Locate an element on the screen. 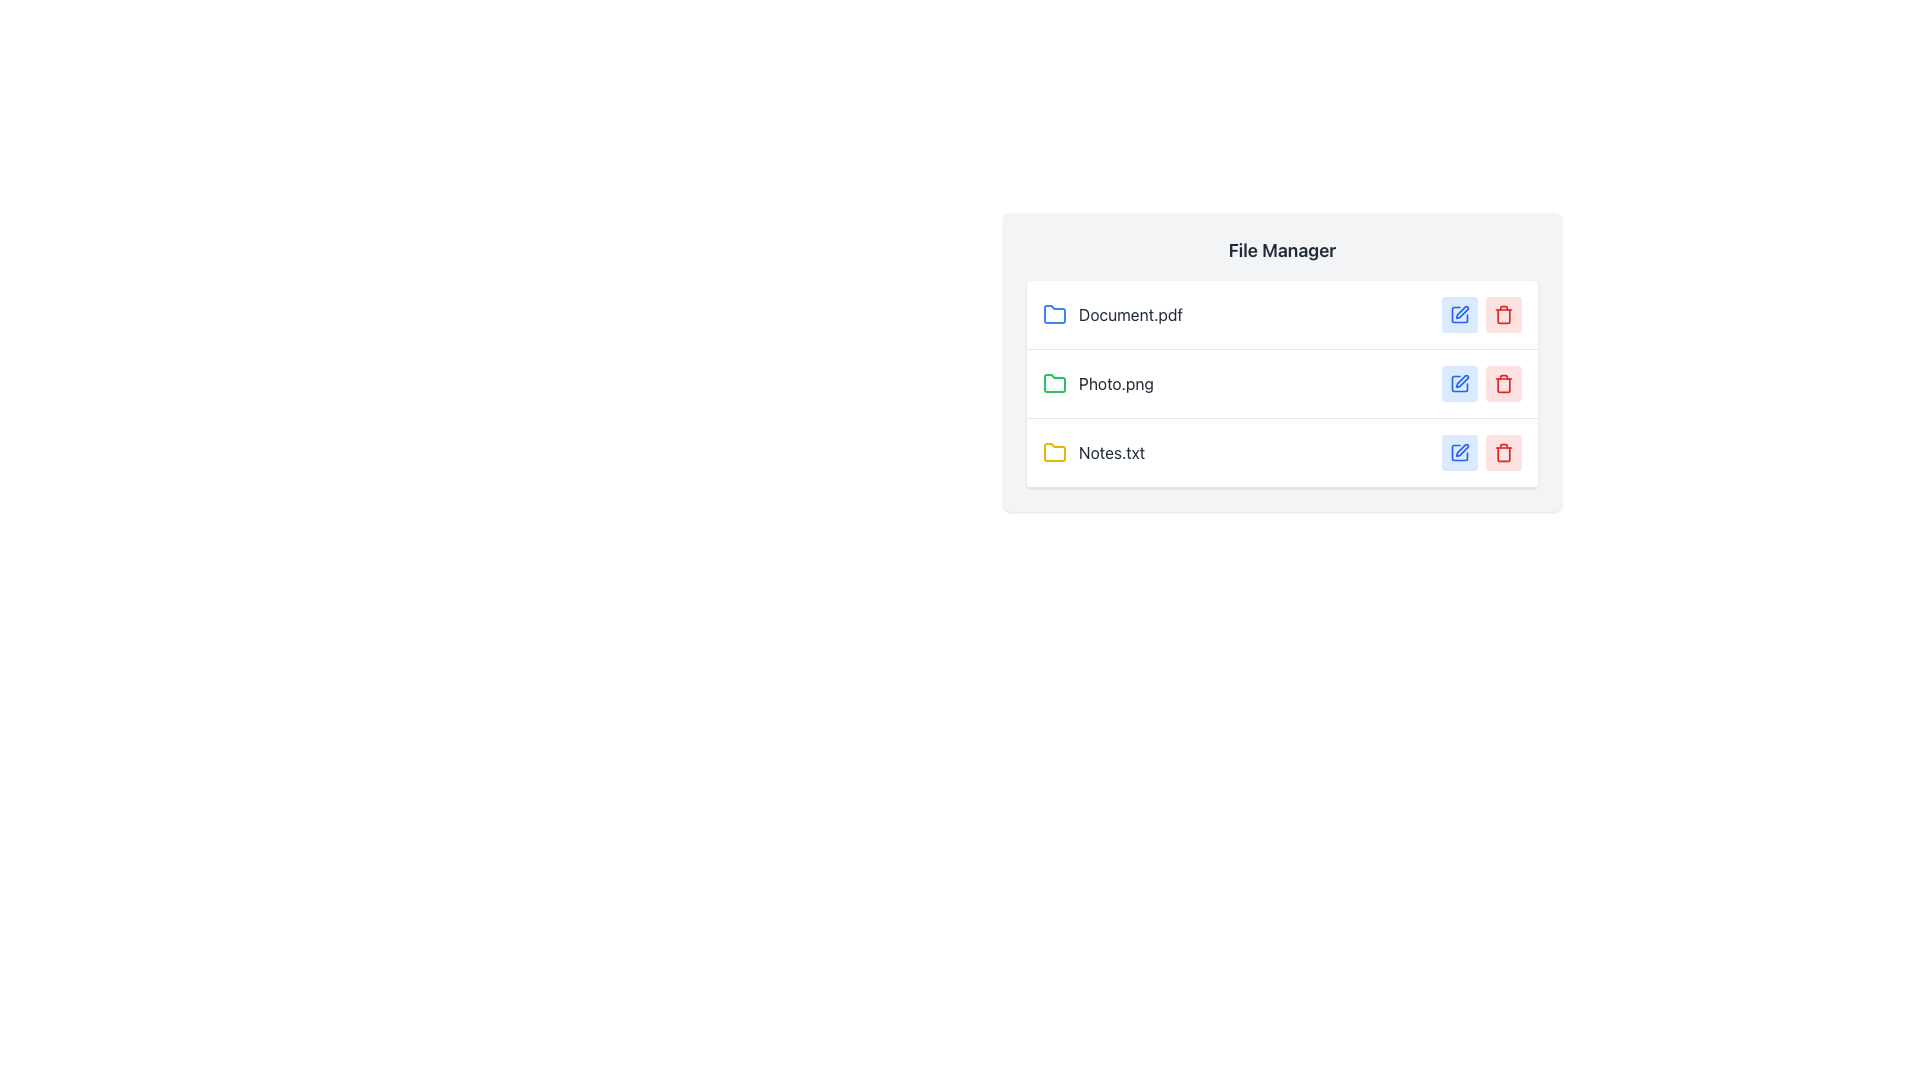 The image size is (1920, 1080). the delete button, which is the second interactive element in the horizontal group of action buttons, to initiate the file deletion process is located at coordinates (1503, 315).